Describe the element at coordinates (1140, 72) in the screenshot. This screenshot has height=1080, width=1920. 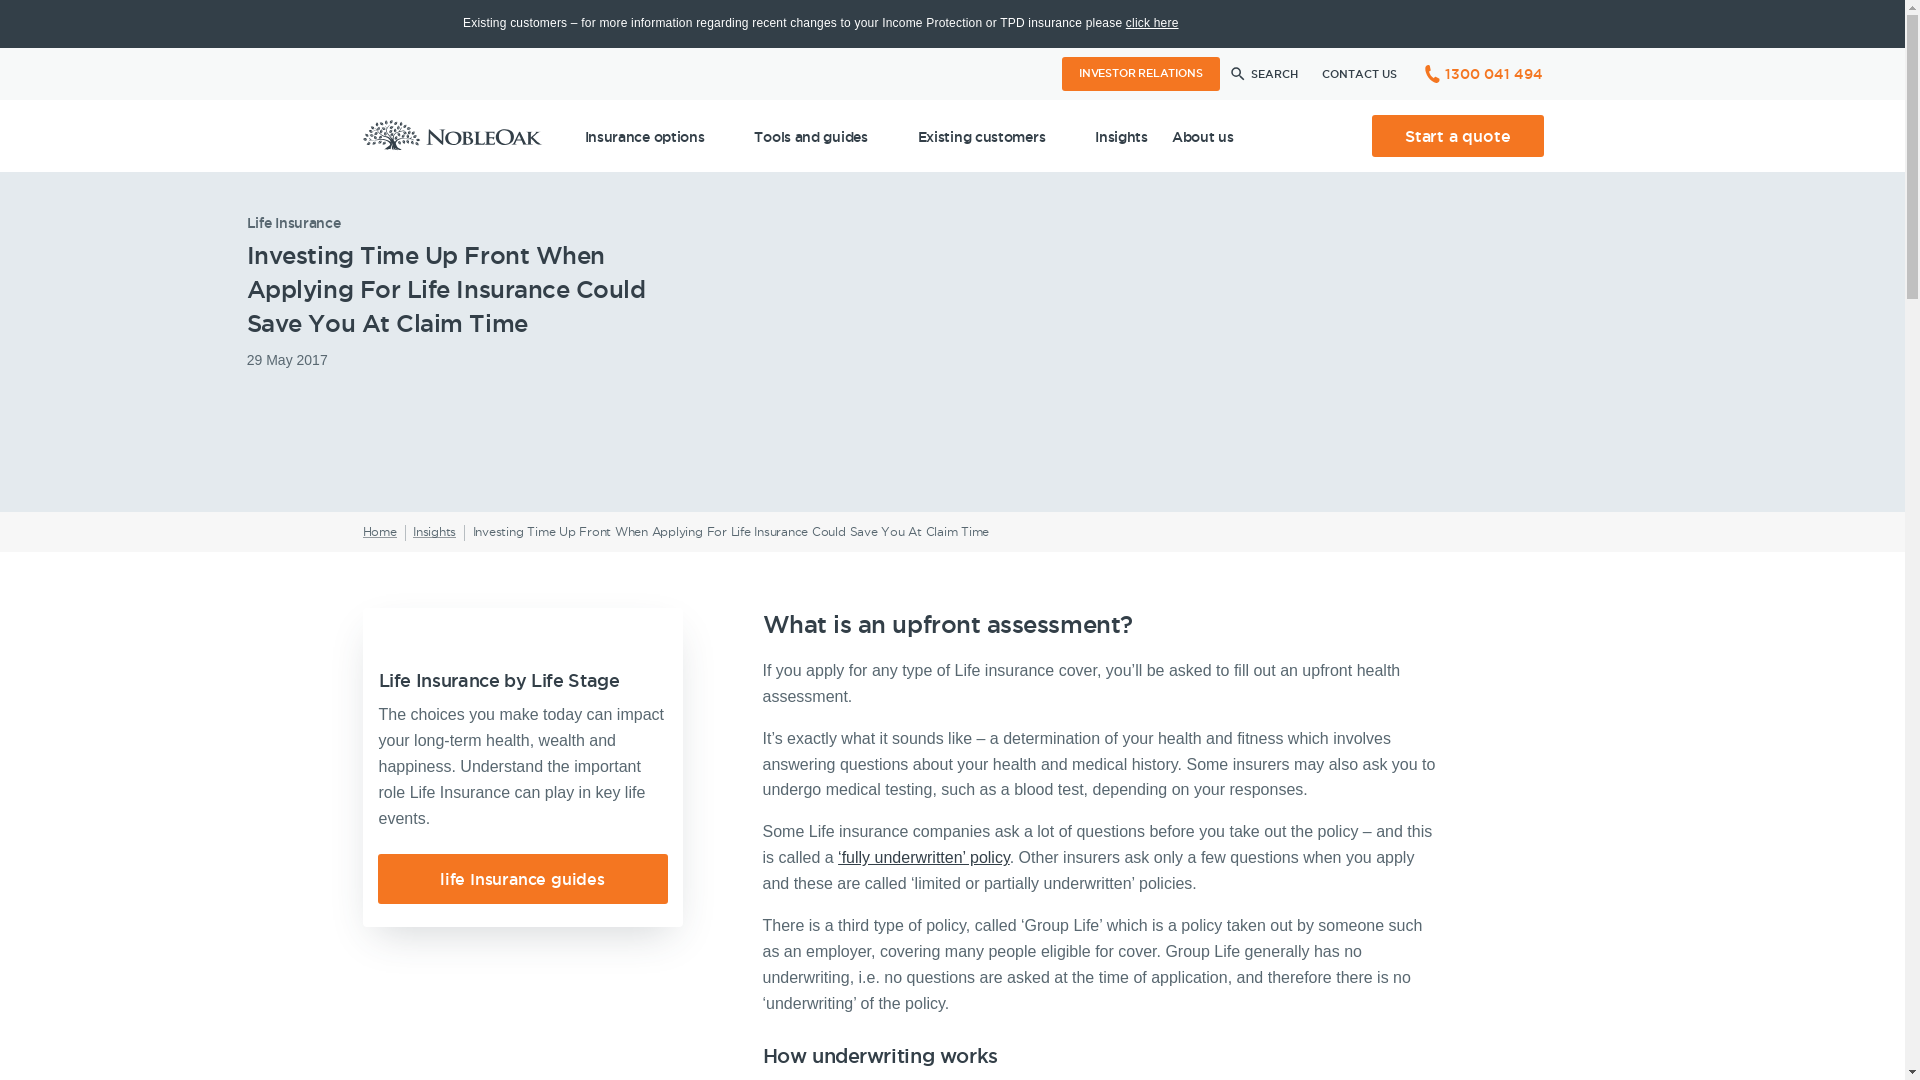
I see `'INVESTOR RELATIONS'` at that location.